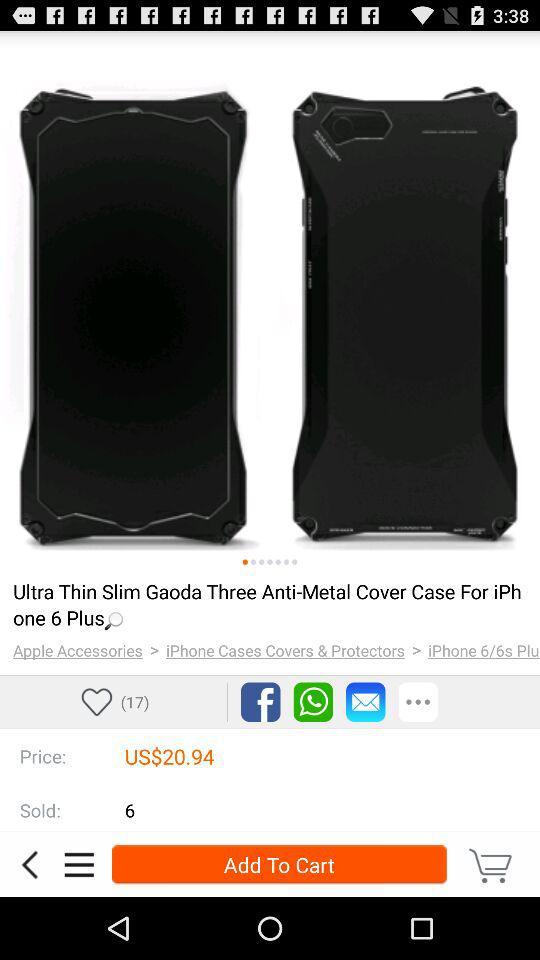 This screenshot has width=540, height=960. What do you see at coordinates (284, 649) in the screenshot?
I see `the item next to >` at bounding box center [284, 649].